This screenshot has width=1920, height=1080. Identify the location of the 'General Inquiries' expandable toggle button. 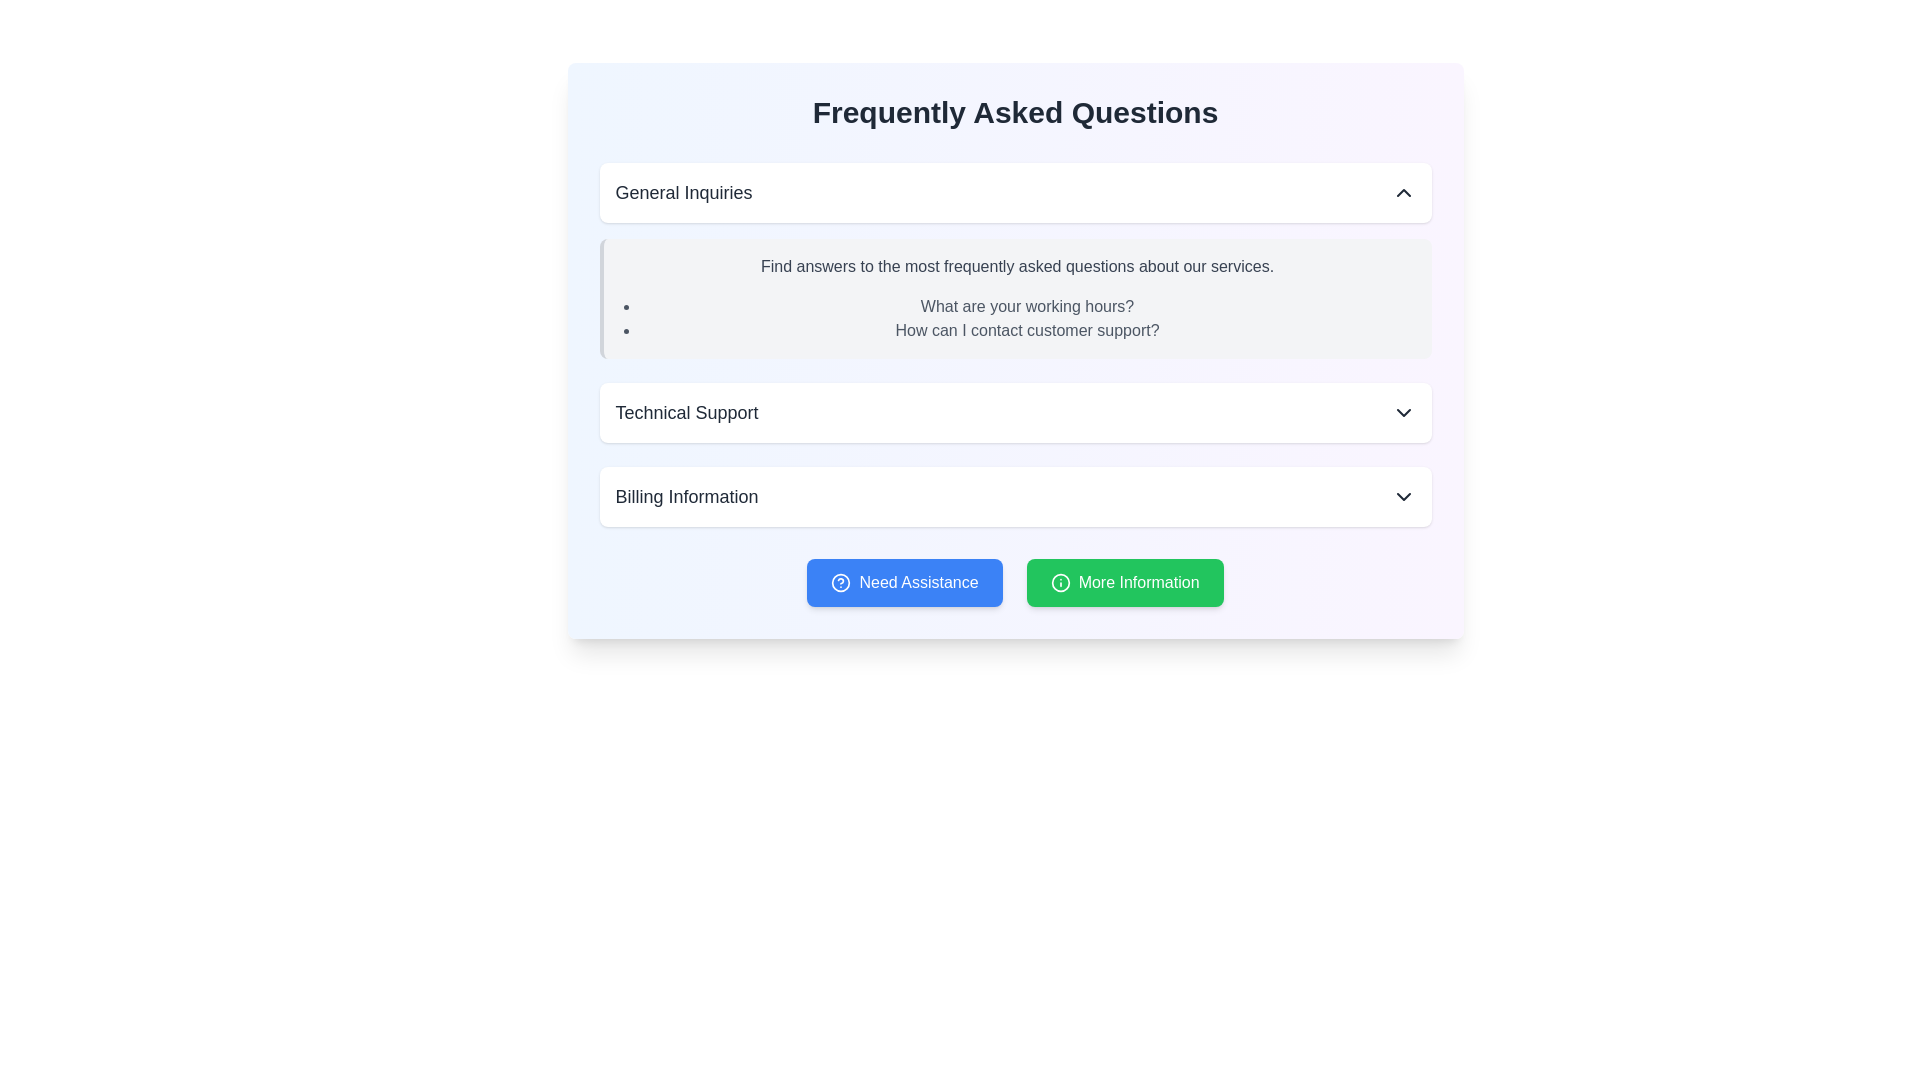
(1015, 192).